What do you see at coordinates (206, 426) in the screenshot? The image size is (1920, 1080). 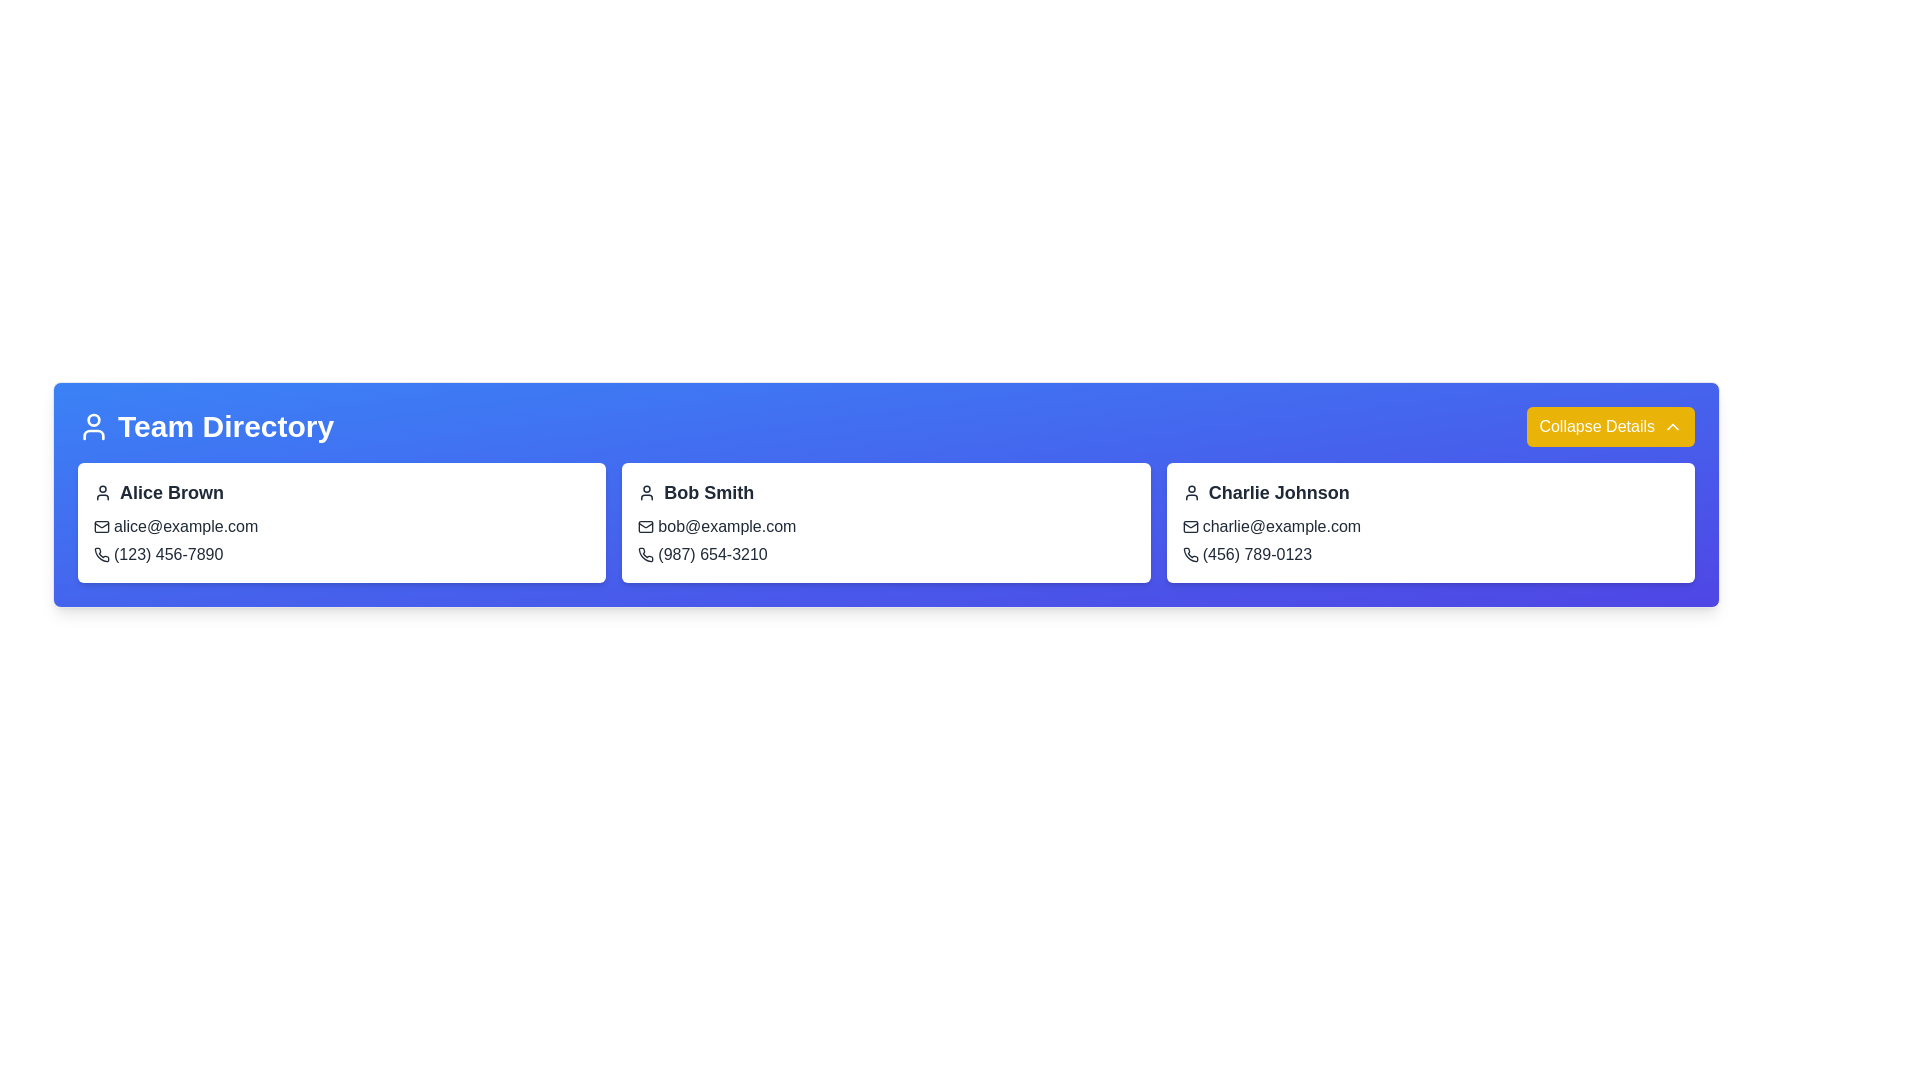 I see `the 'Team Directory' header text, which is styled in bold and large font, located near the top-left corner of the interface` at bounding box center [206, 426].